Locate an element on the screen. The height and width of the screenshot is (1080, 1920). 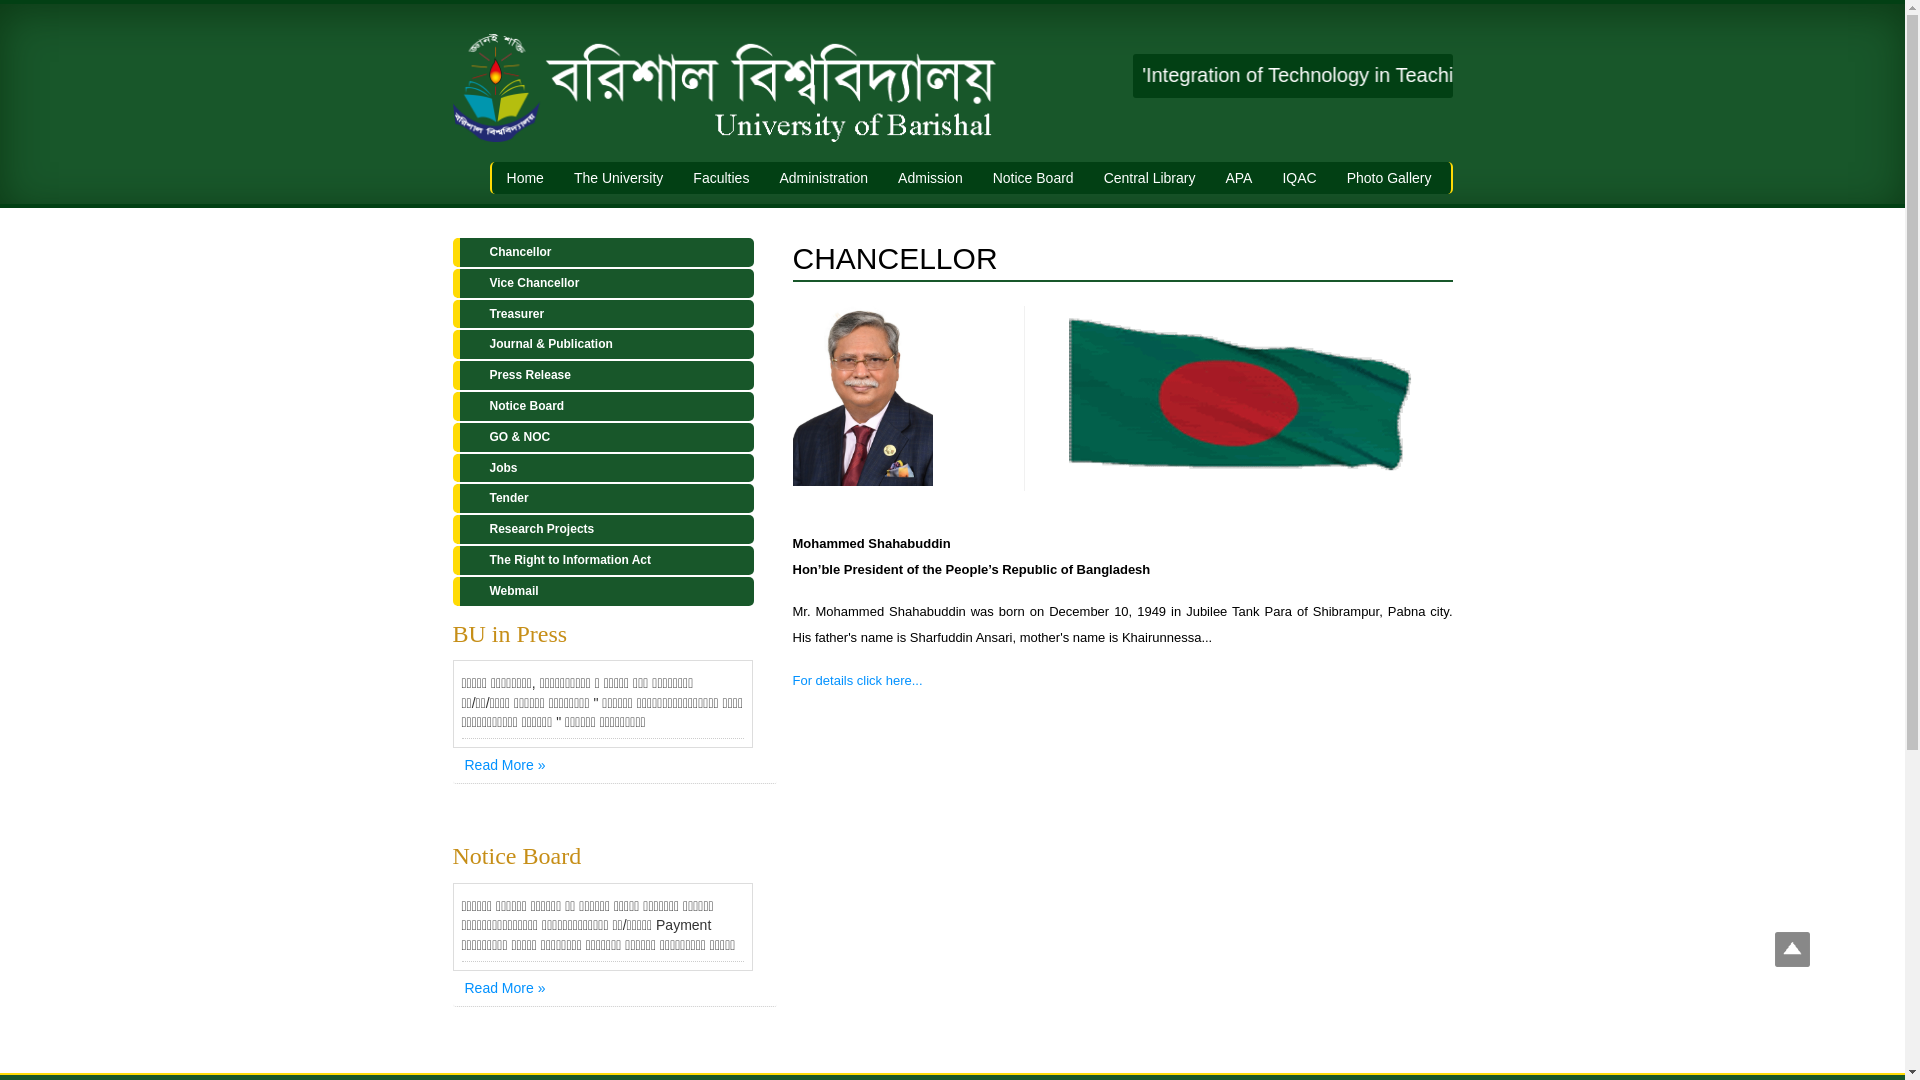
'Research Projects' is located at coordinates (601, 528).